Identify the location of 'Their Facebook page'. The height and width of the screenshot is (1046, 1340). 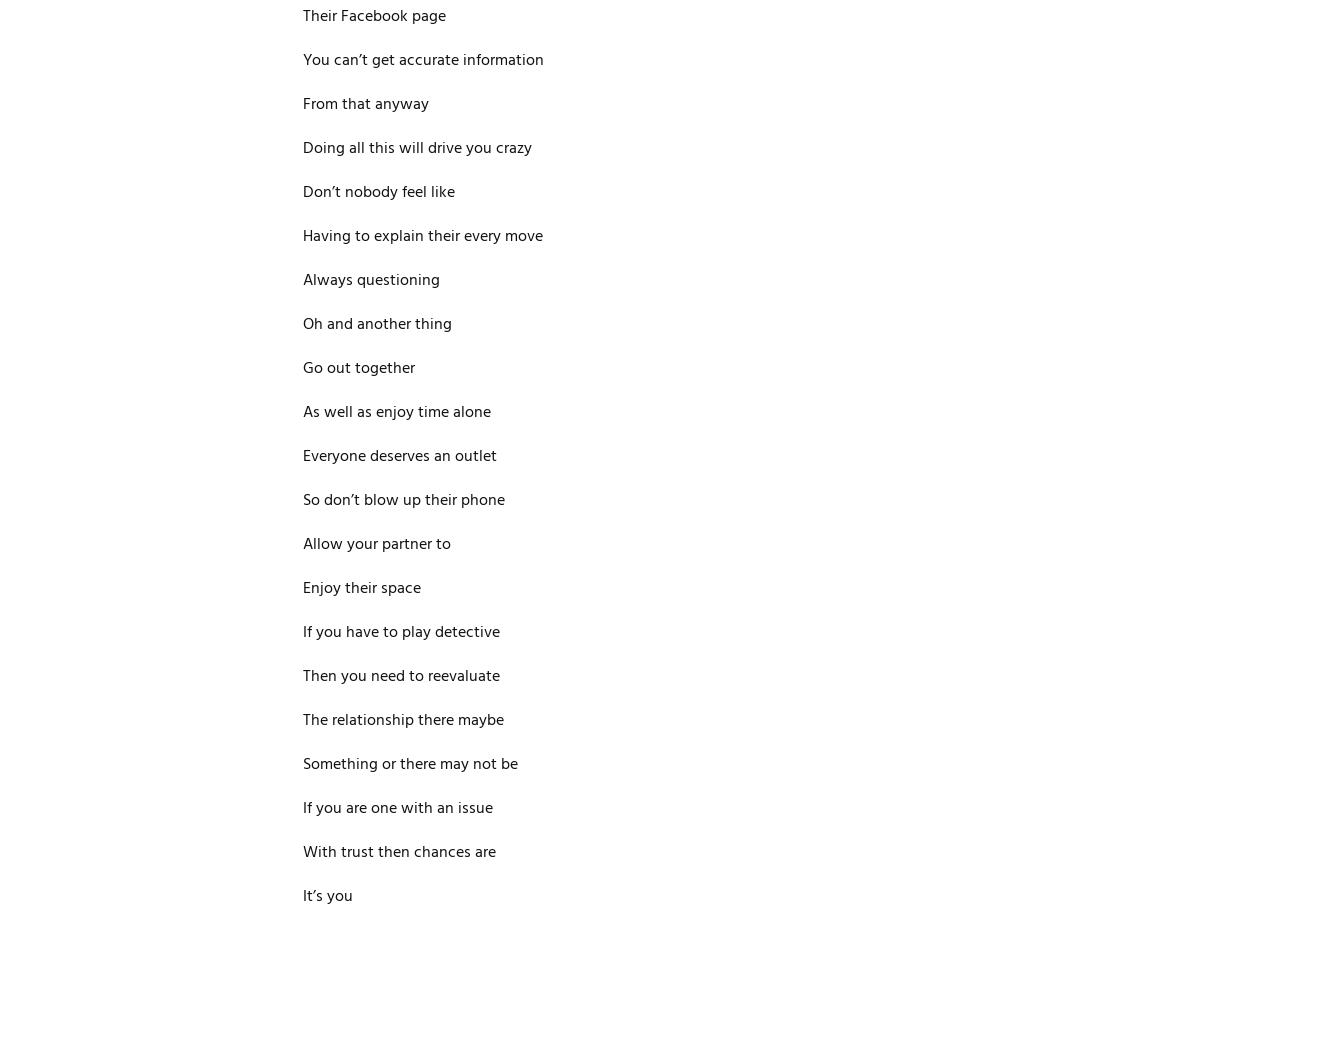
(373, 16).